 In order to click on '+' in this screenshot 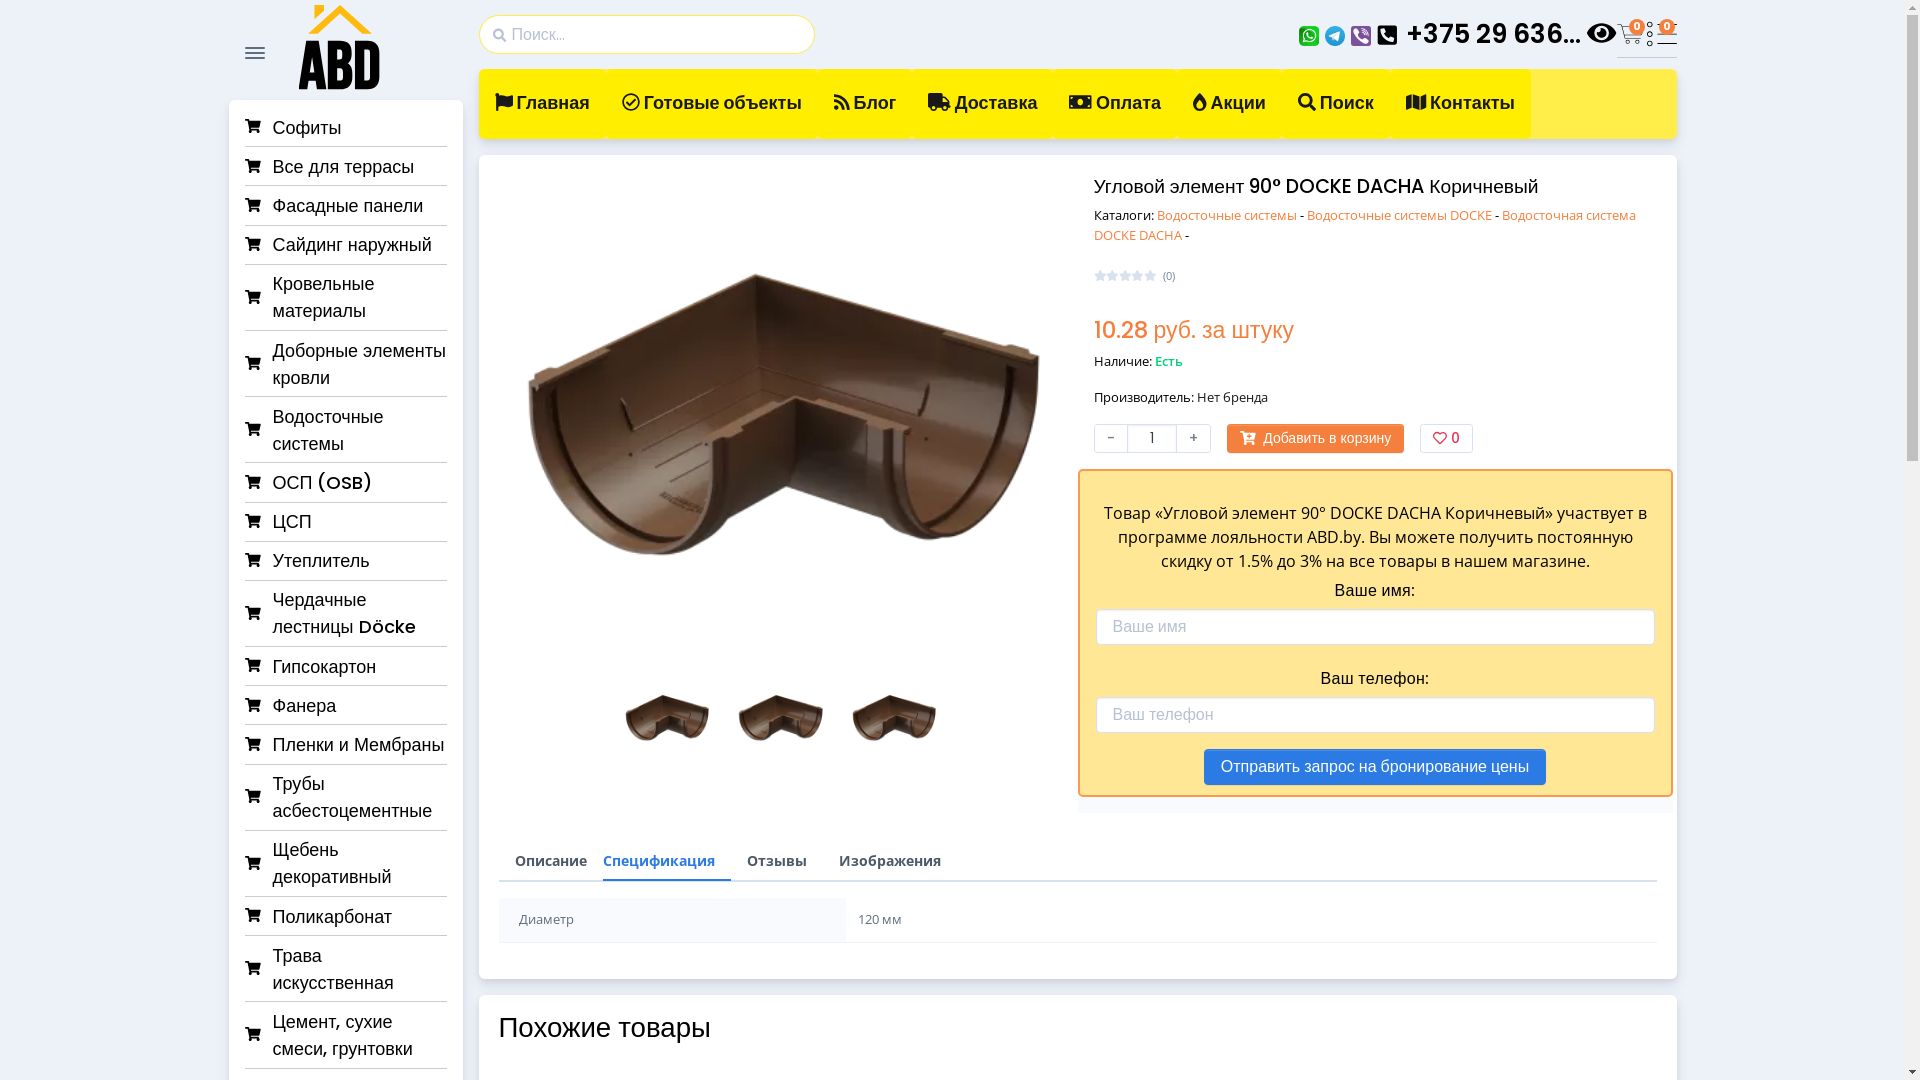, I will do `click(1193, 437)`.